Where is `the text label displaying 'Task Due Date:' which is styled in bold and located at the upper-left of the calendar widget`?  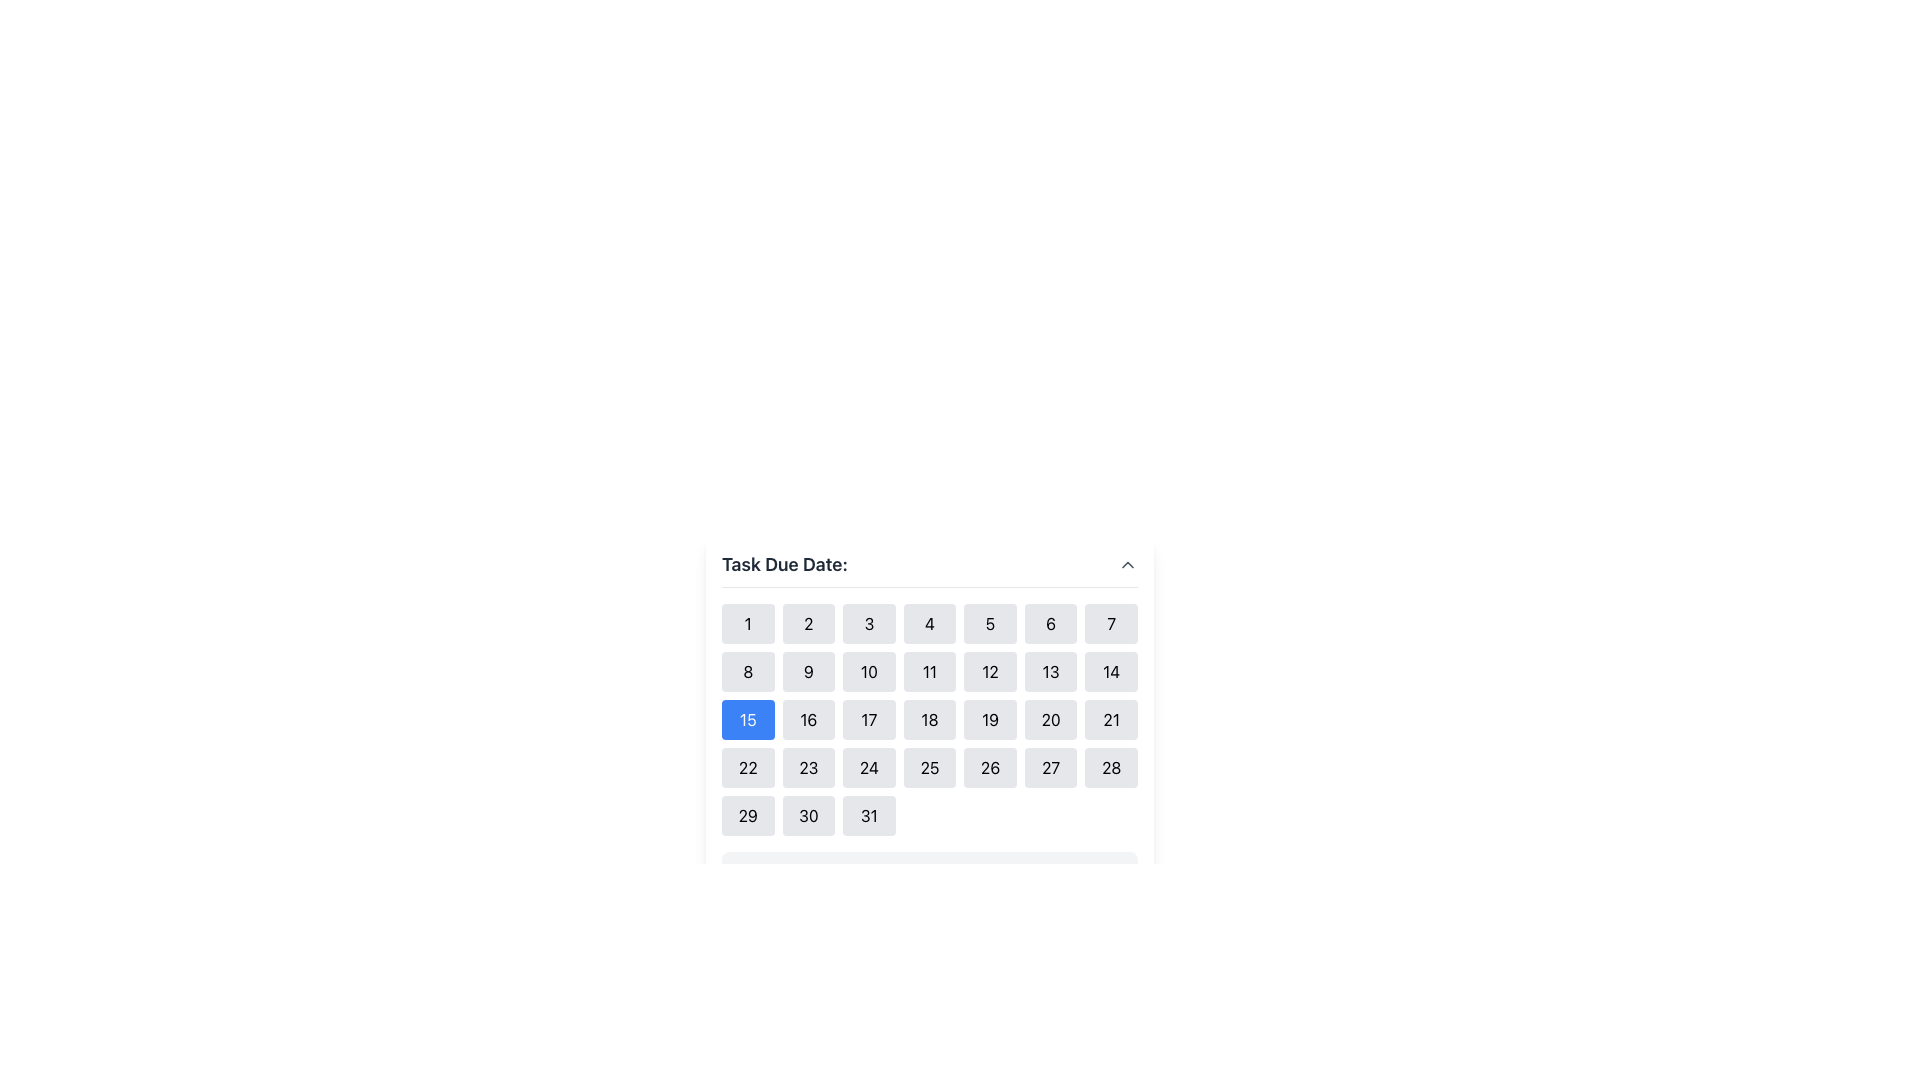
the text label displaying 'Task Due Date:' which is styled in bold and located at the upper-left of the calendar widget is located at coordinates (783, 564).